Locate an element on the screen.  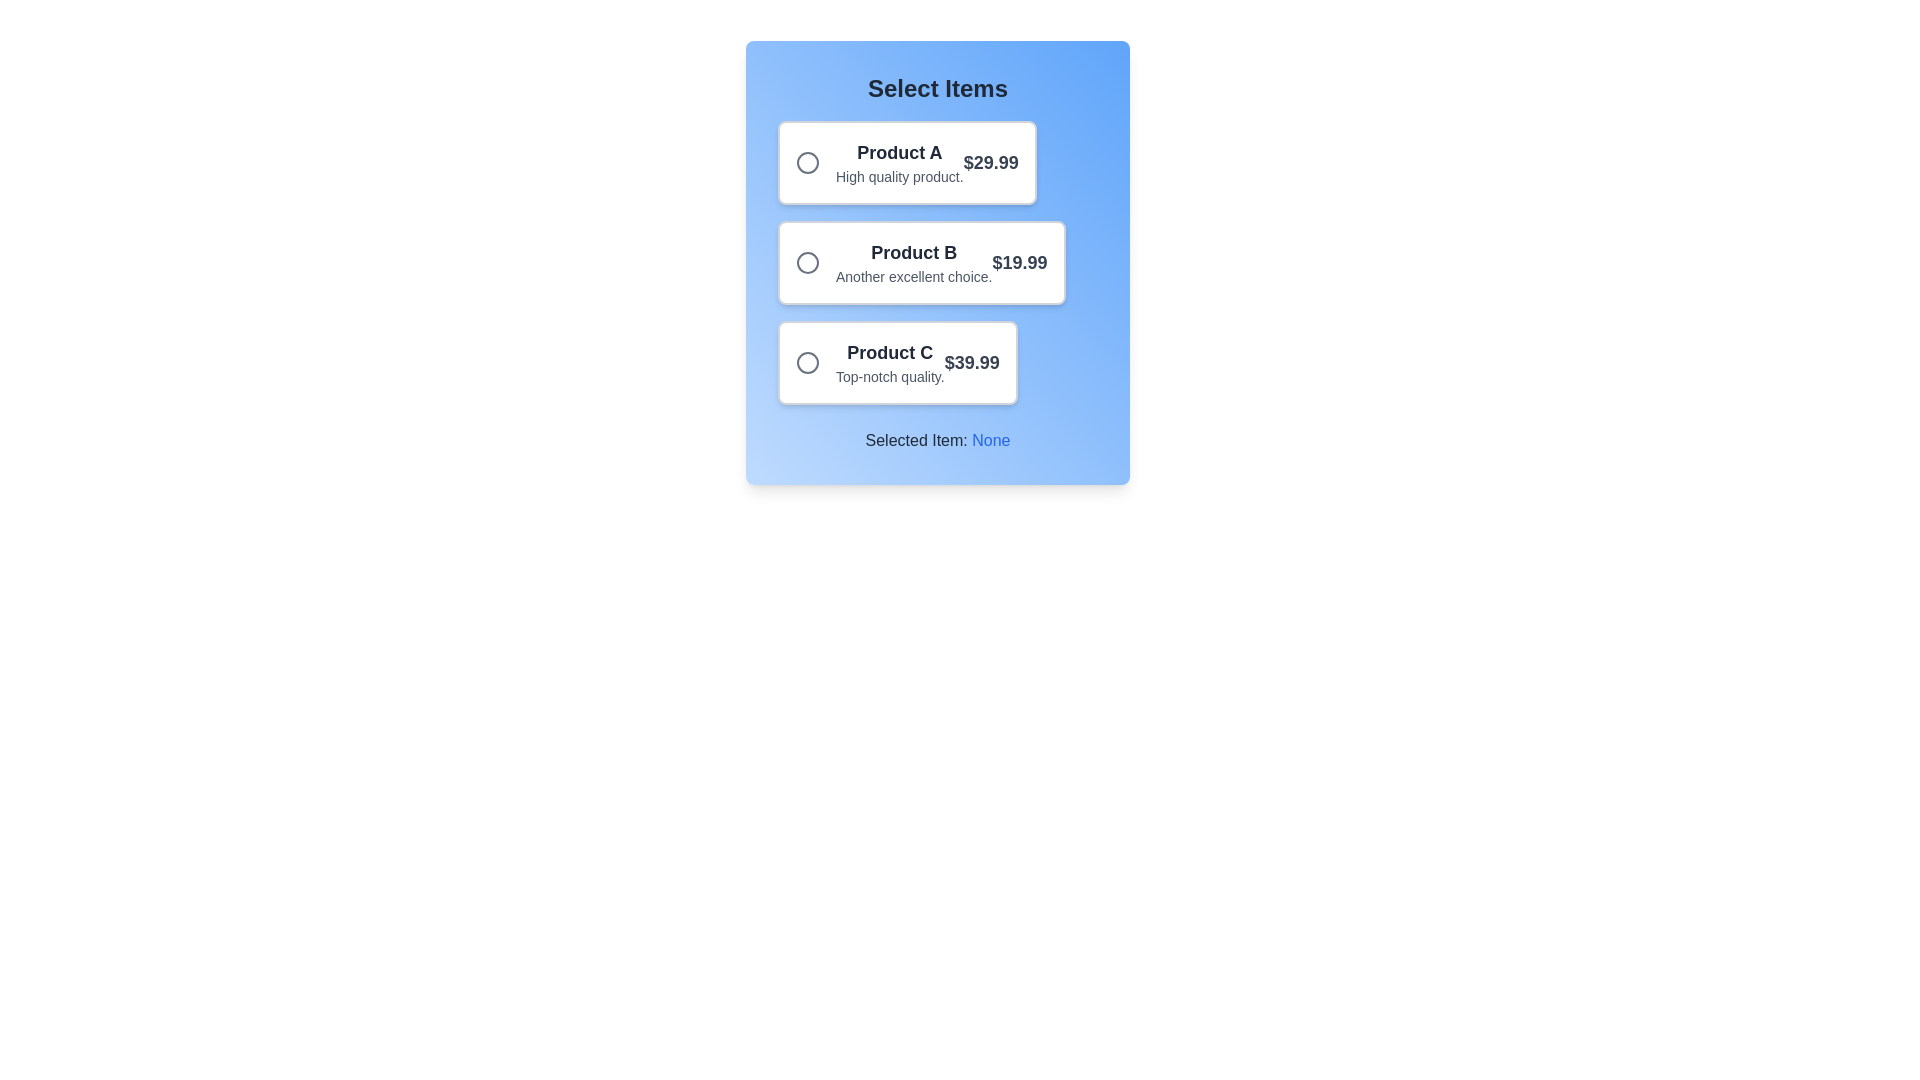
the radio button for 'Product C' is located at coordinates (807, 362).